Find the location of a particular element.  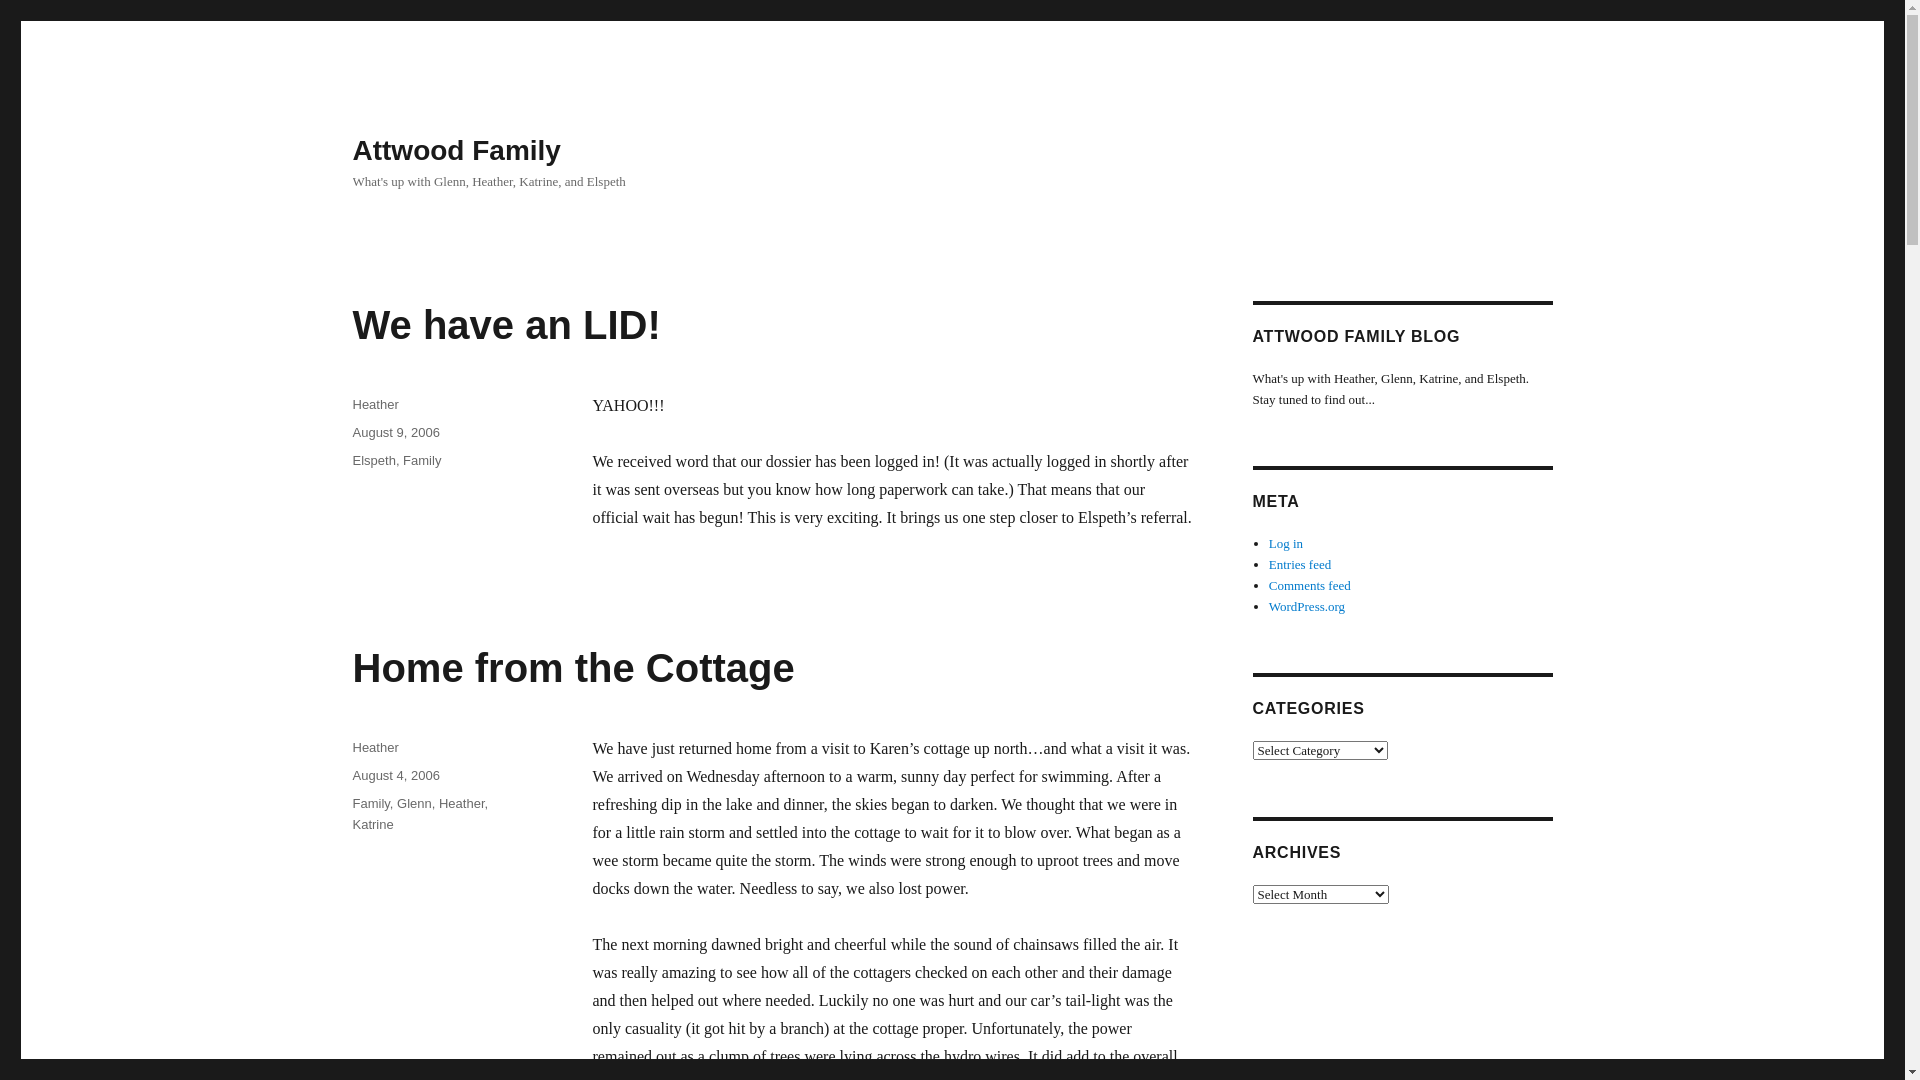

'Family' is located at coordinates (402, 460).